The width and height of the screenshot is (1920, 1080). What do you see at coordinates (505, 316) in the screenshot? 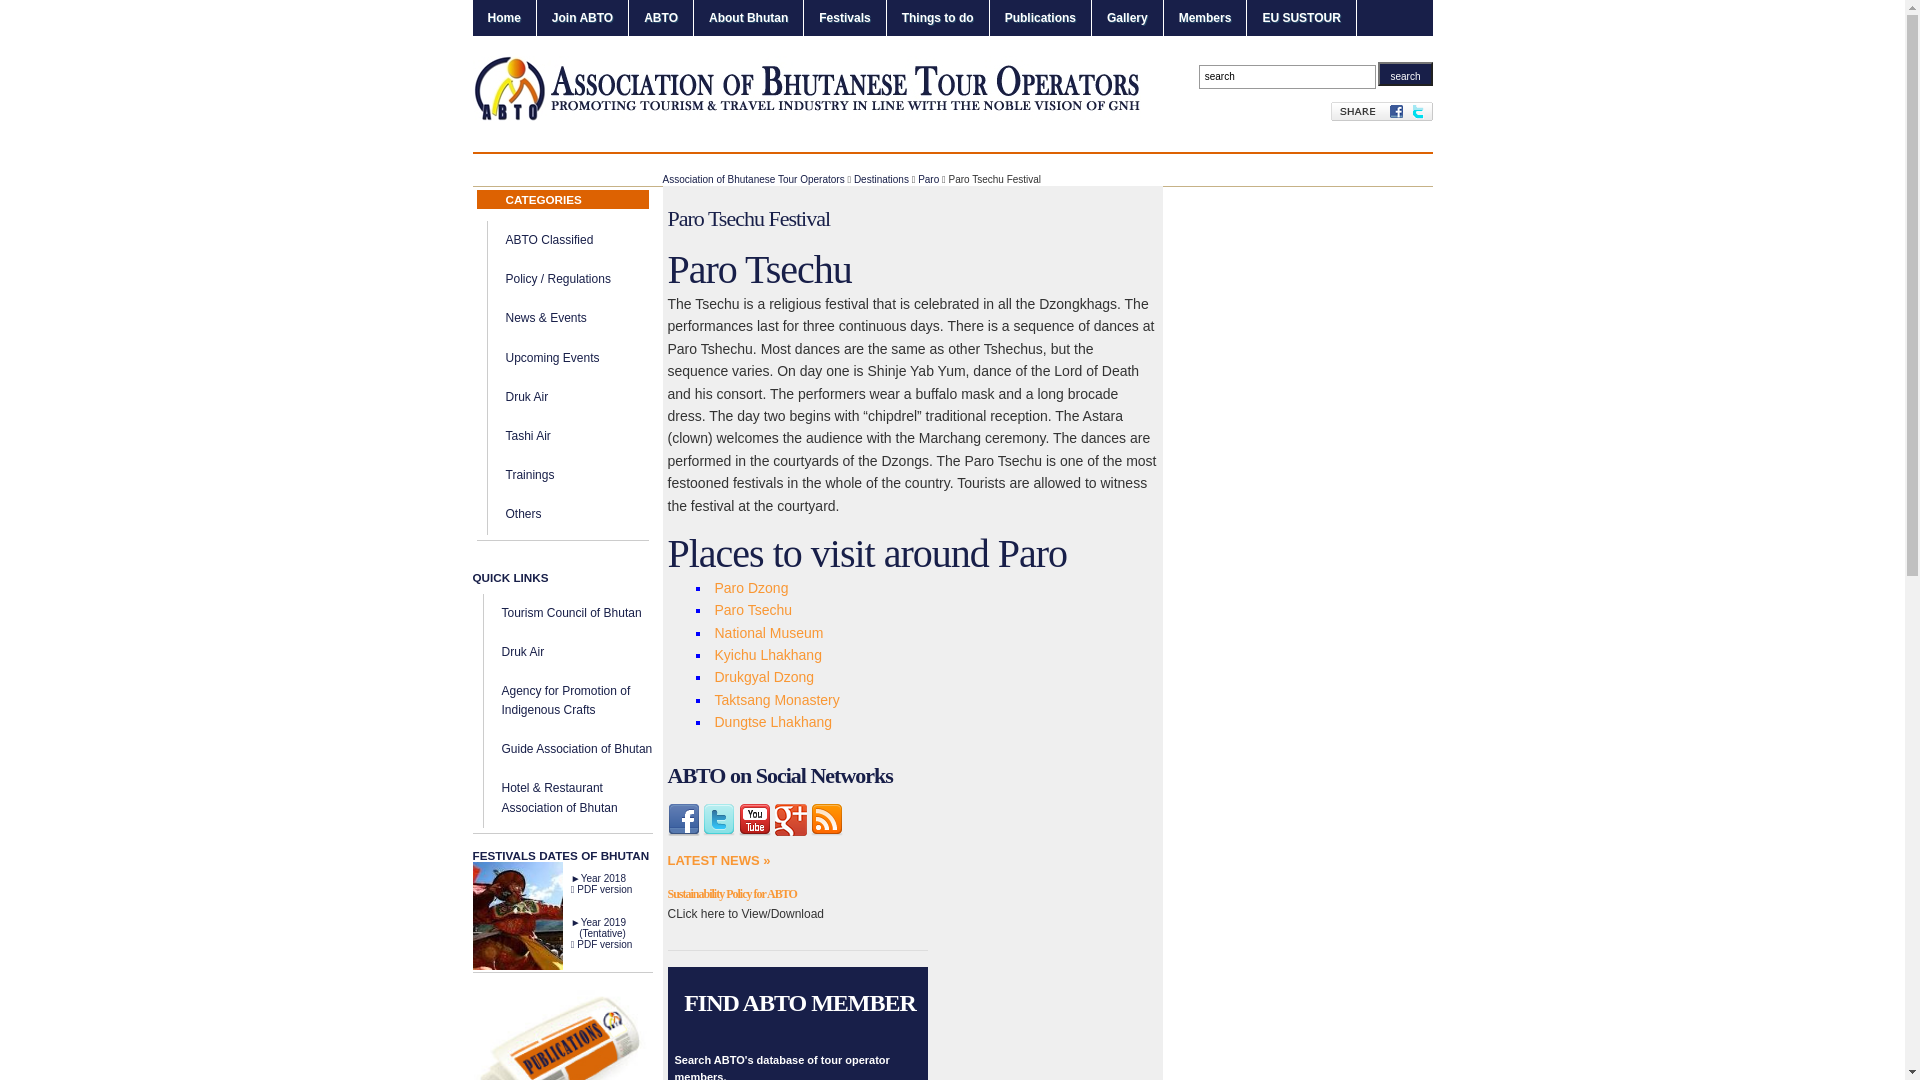
I see `'News & Events'` at bounding box center [505, 316].